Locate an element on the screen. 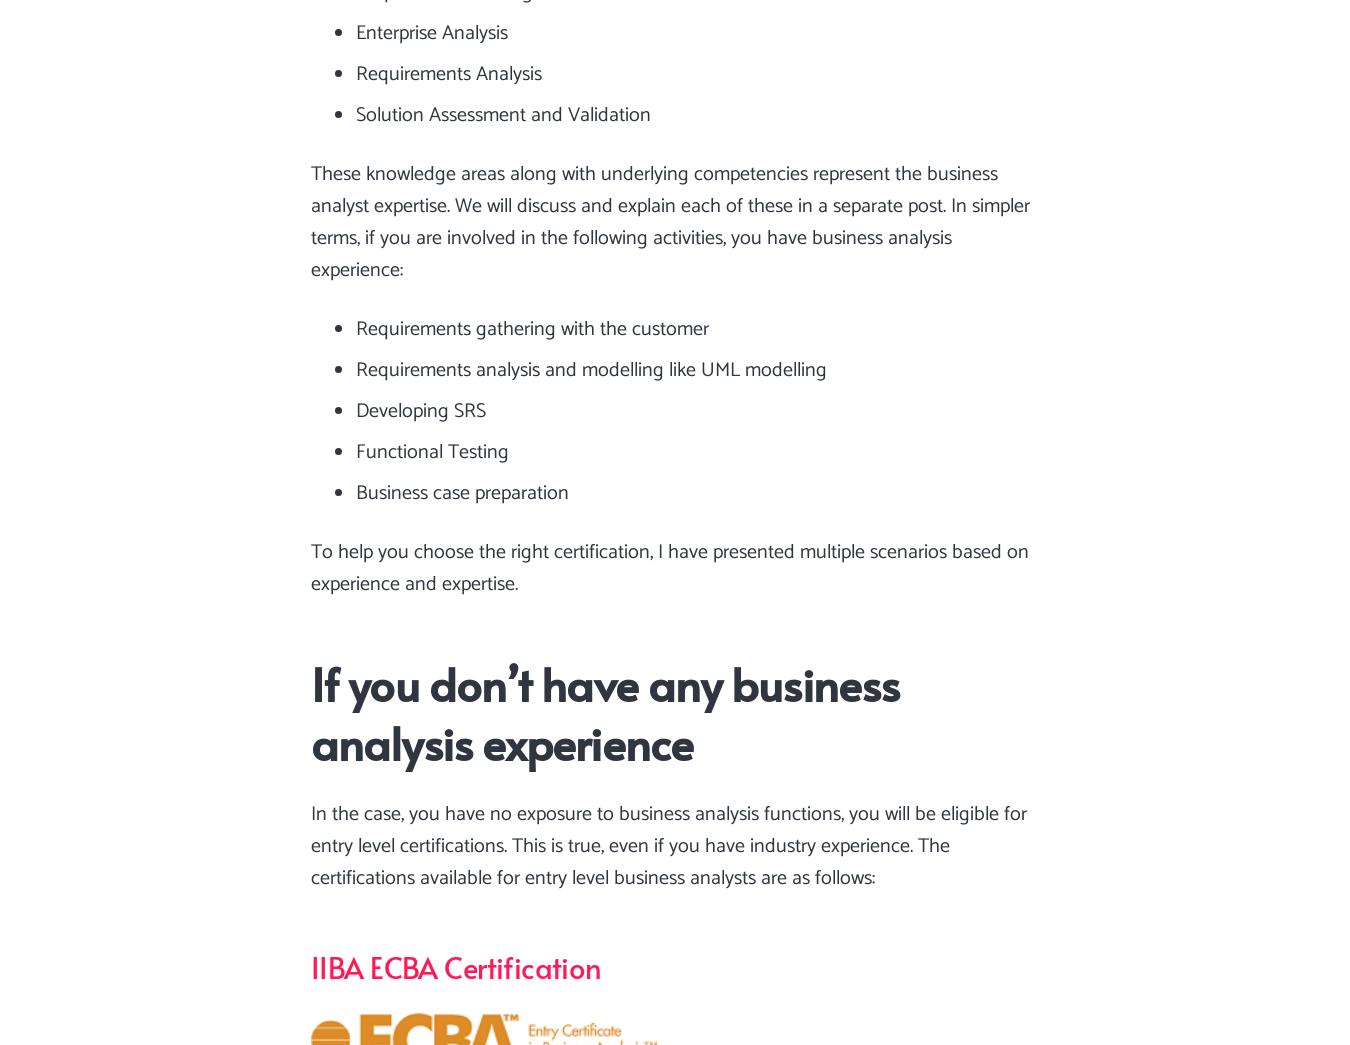 Image resolution: width=1350 pixels, height=1045 pixels. 'Requirements analysis and modelling like UML modelling' is located at coordinates (591, 369).